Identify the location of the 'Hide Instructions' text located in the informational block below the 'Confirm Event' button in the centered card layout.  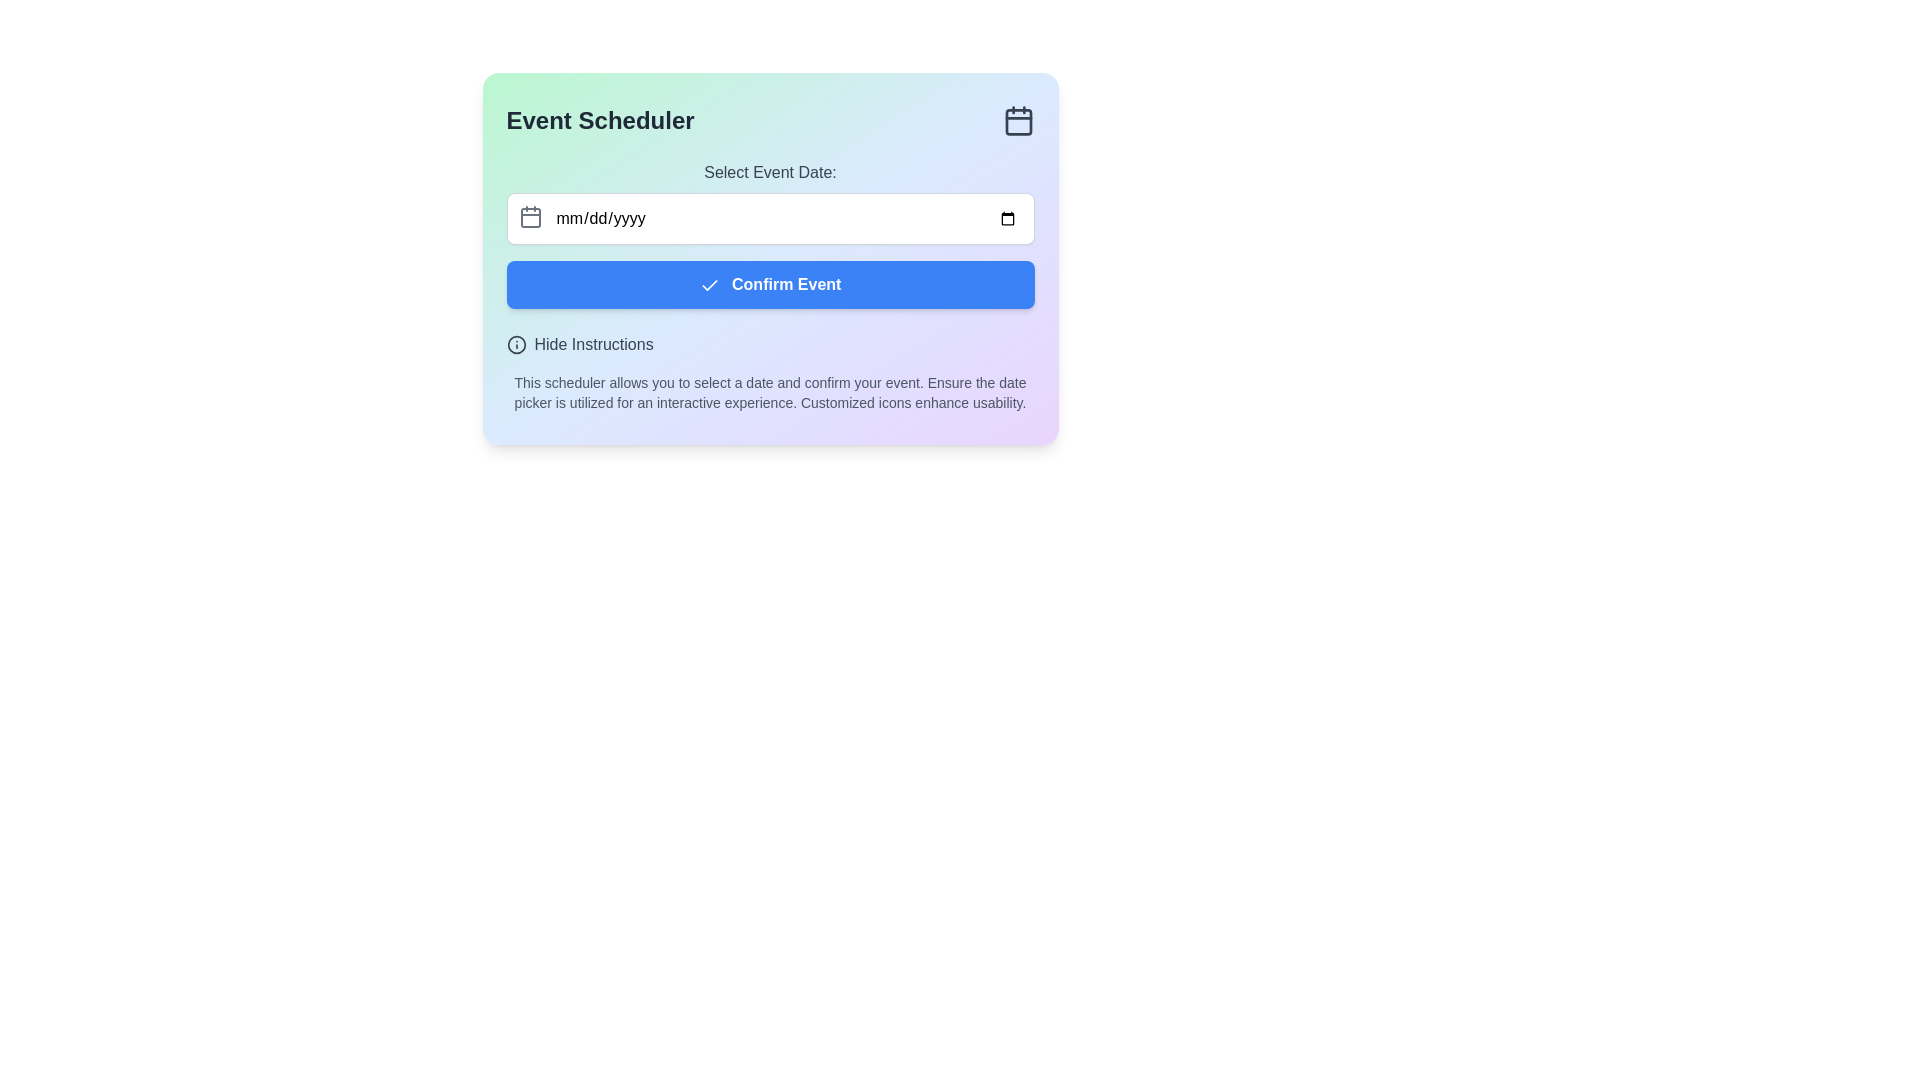
(769, 373).